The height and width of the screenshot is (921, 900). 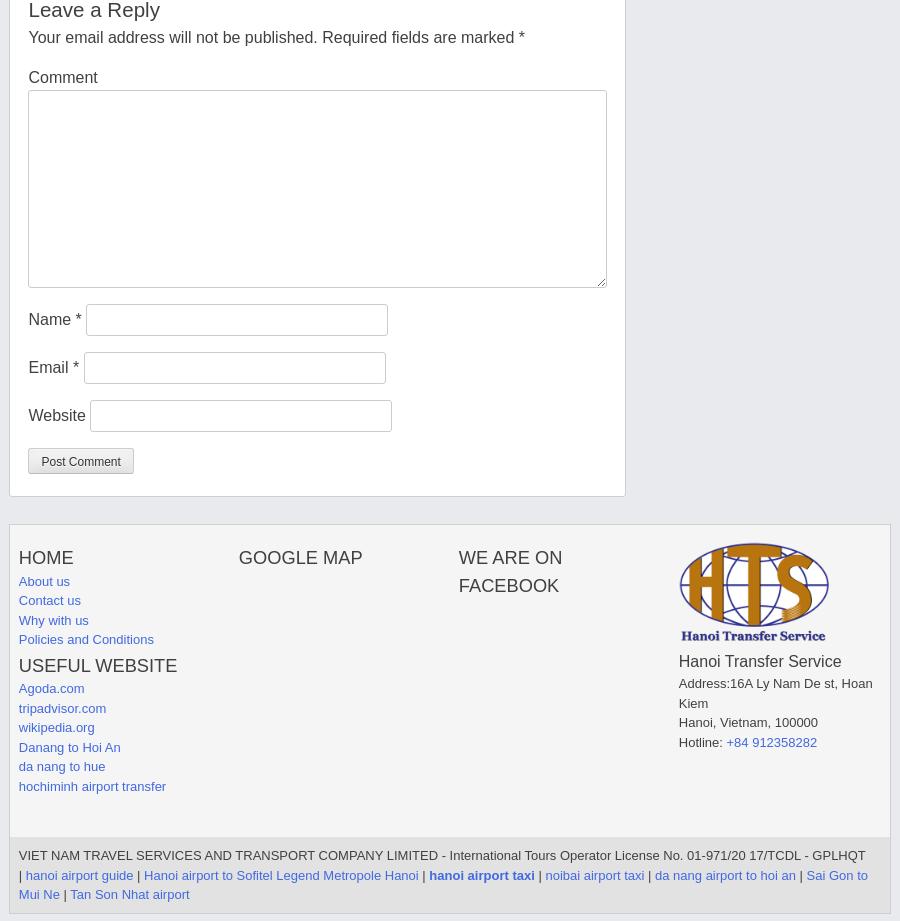 What do you see at coordinates (44, 556) in the screenshot?
I see `'Home'` at bounding box center [44, 556].